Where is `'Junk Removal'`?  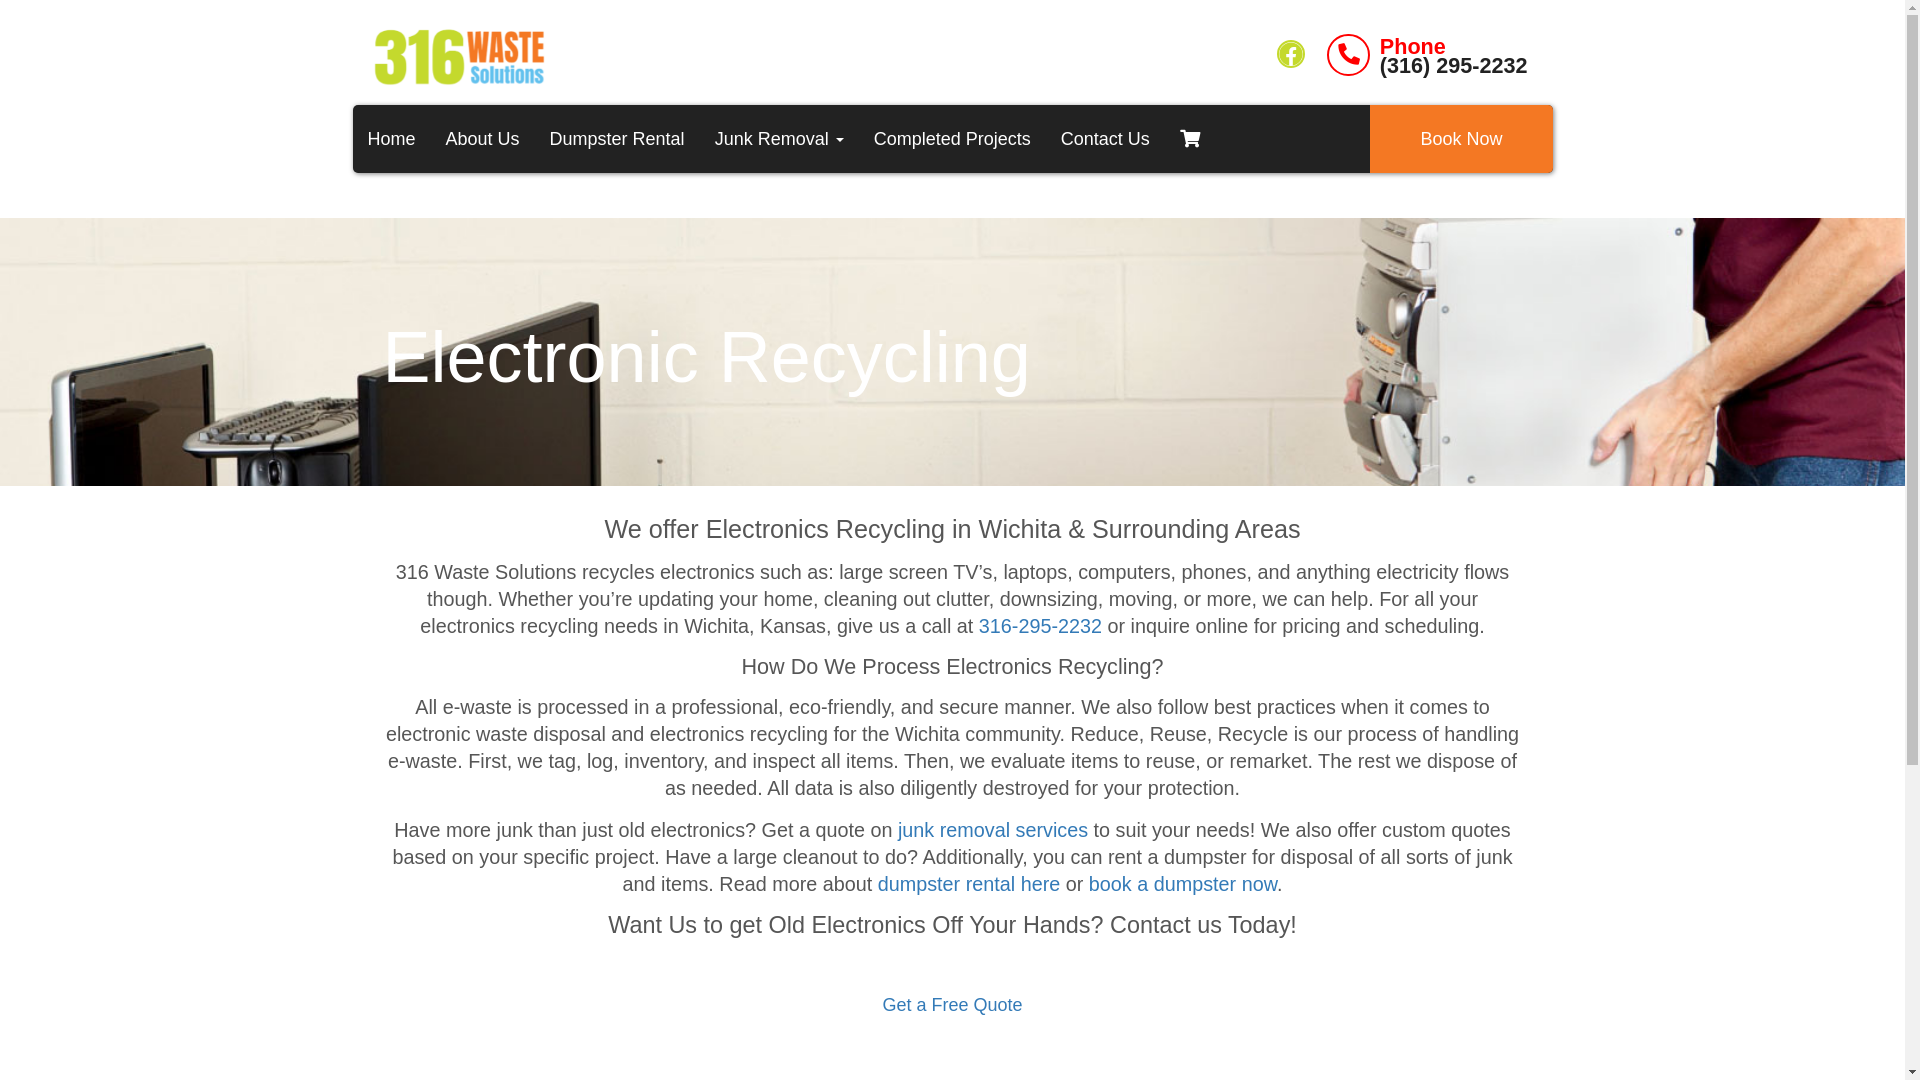
'Junk Removal' is located at coordinates (700, 137).